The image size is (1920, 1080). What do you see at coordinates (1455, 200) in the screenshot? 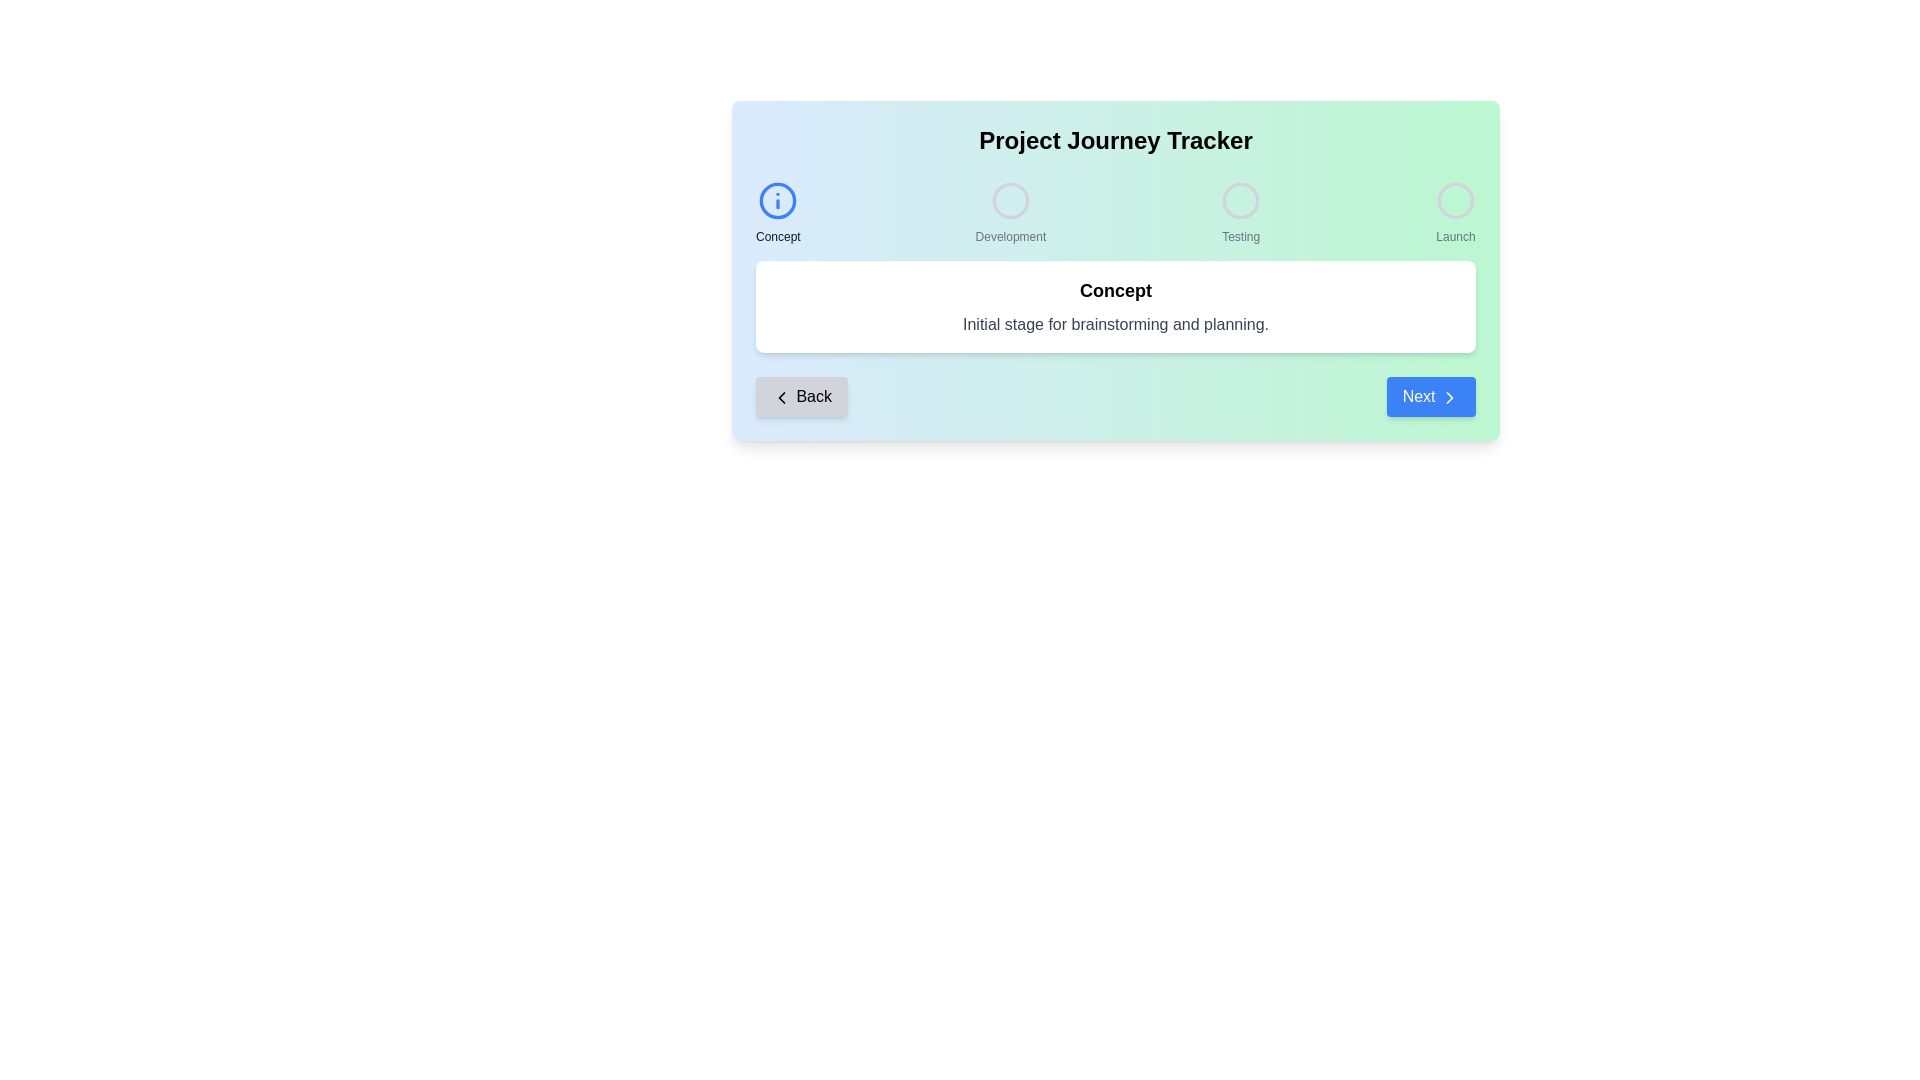
I see `the SVG Circle Element representing the 'Launch' stage in the progress tracker interface` at bounding box center [1455, 200].